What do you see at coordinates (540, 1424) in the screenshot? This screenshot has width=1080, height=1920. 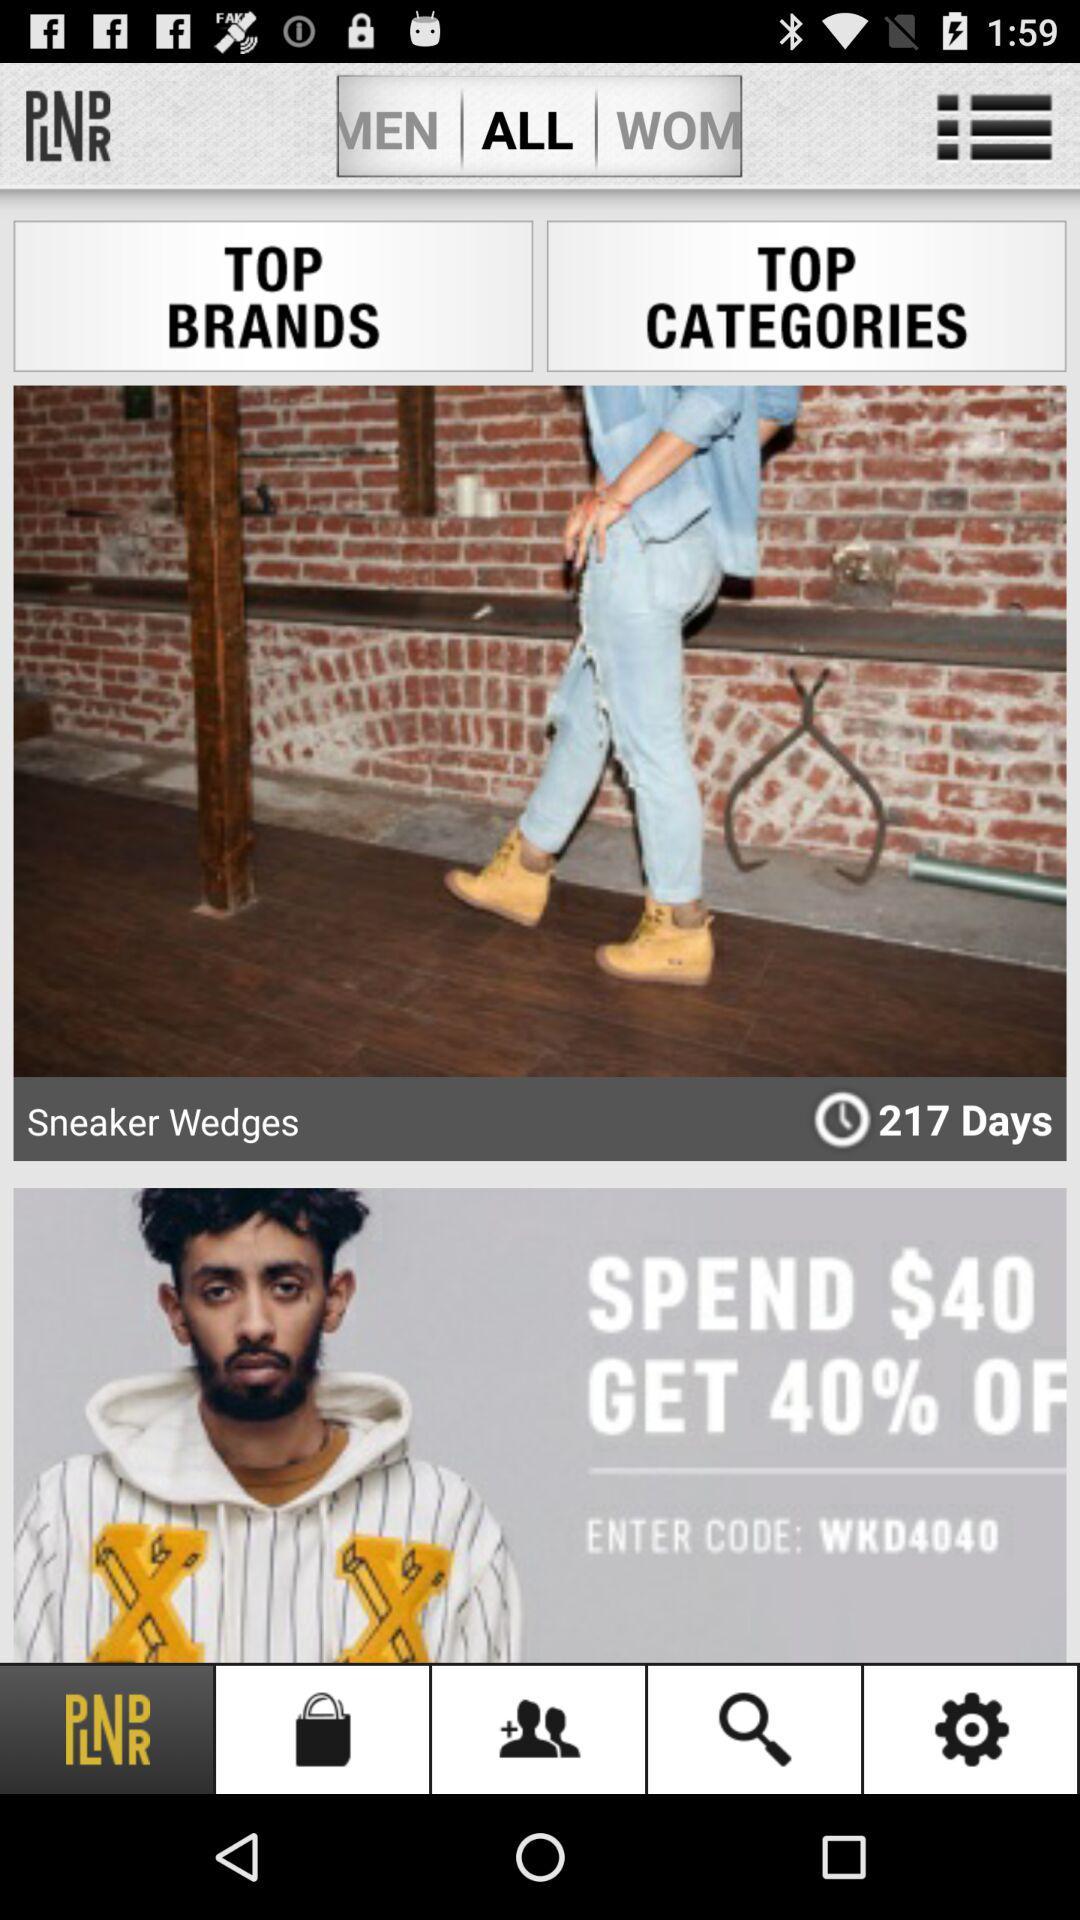 I see `the second image` at bounding box center [540, 1424].